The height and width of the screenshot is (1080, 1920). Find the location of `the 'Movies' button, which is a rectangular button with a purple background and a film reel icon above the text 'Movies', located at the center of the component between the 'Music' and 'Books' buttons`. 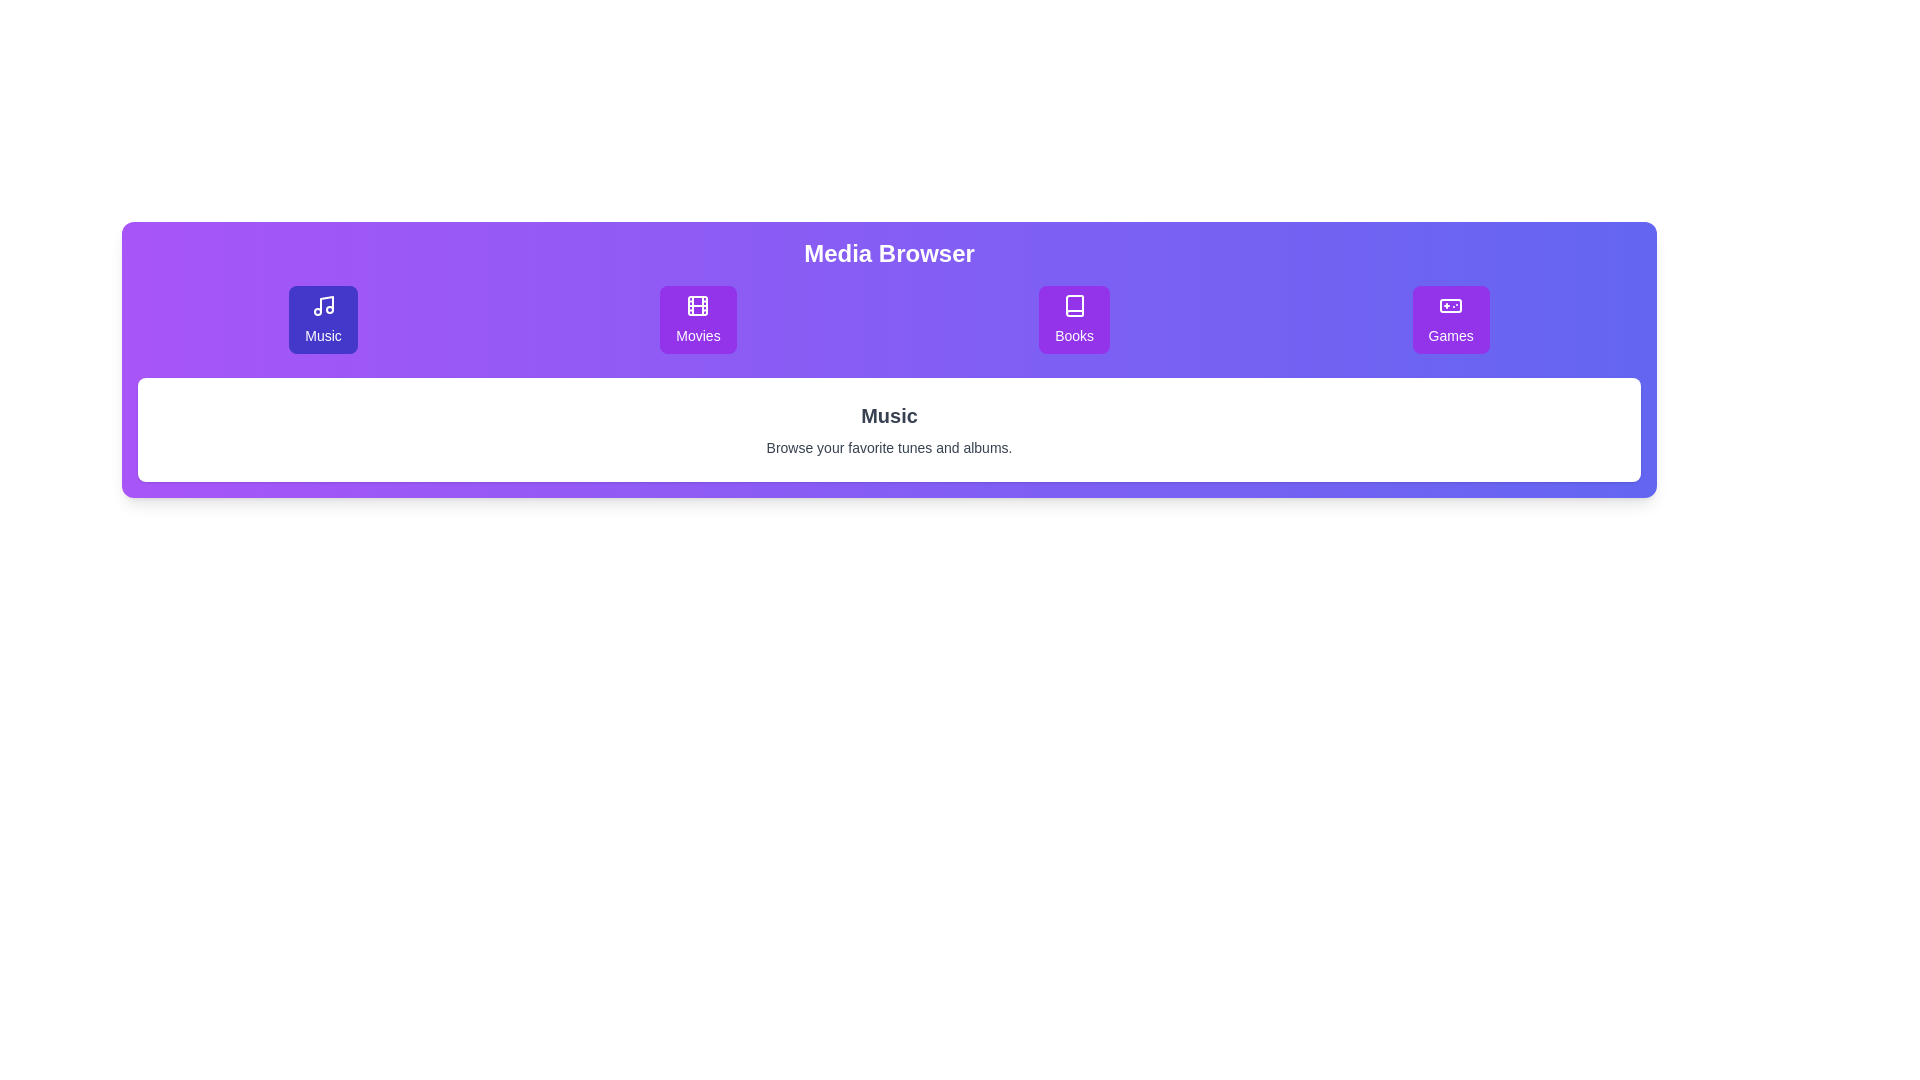

the 'Movies' button, which is a rectangular button with a purple background and a film reel icon above the text 'Movies', located at the center of the component between the 'Music' and 'Books' buttons is located at coordinates (698, 319).